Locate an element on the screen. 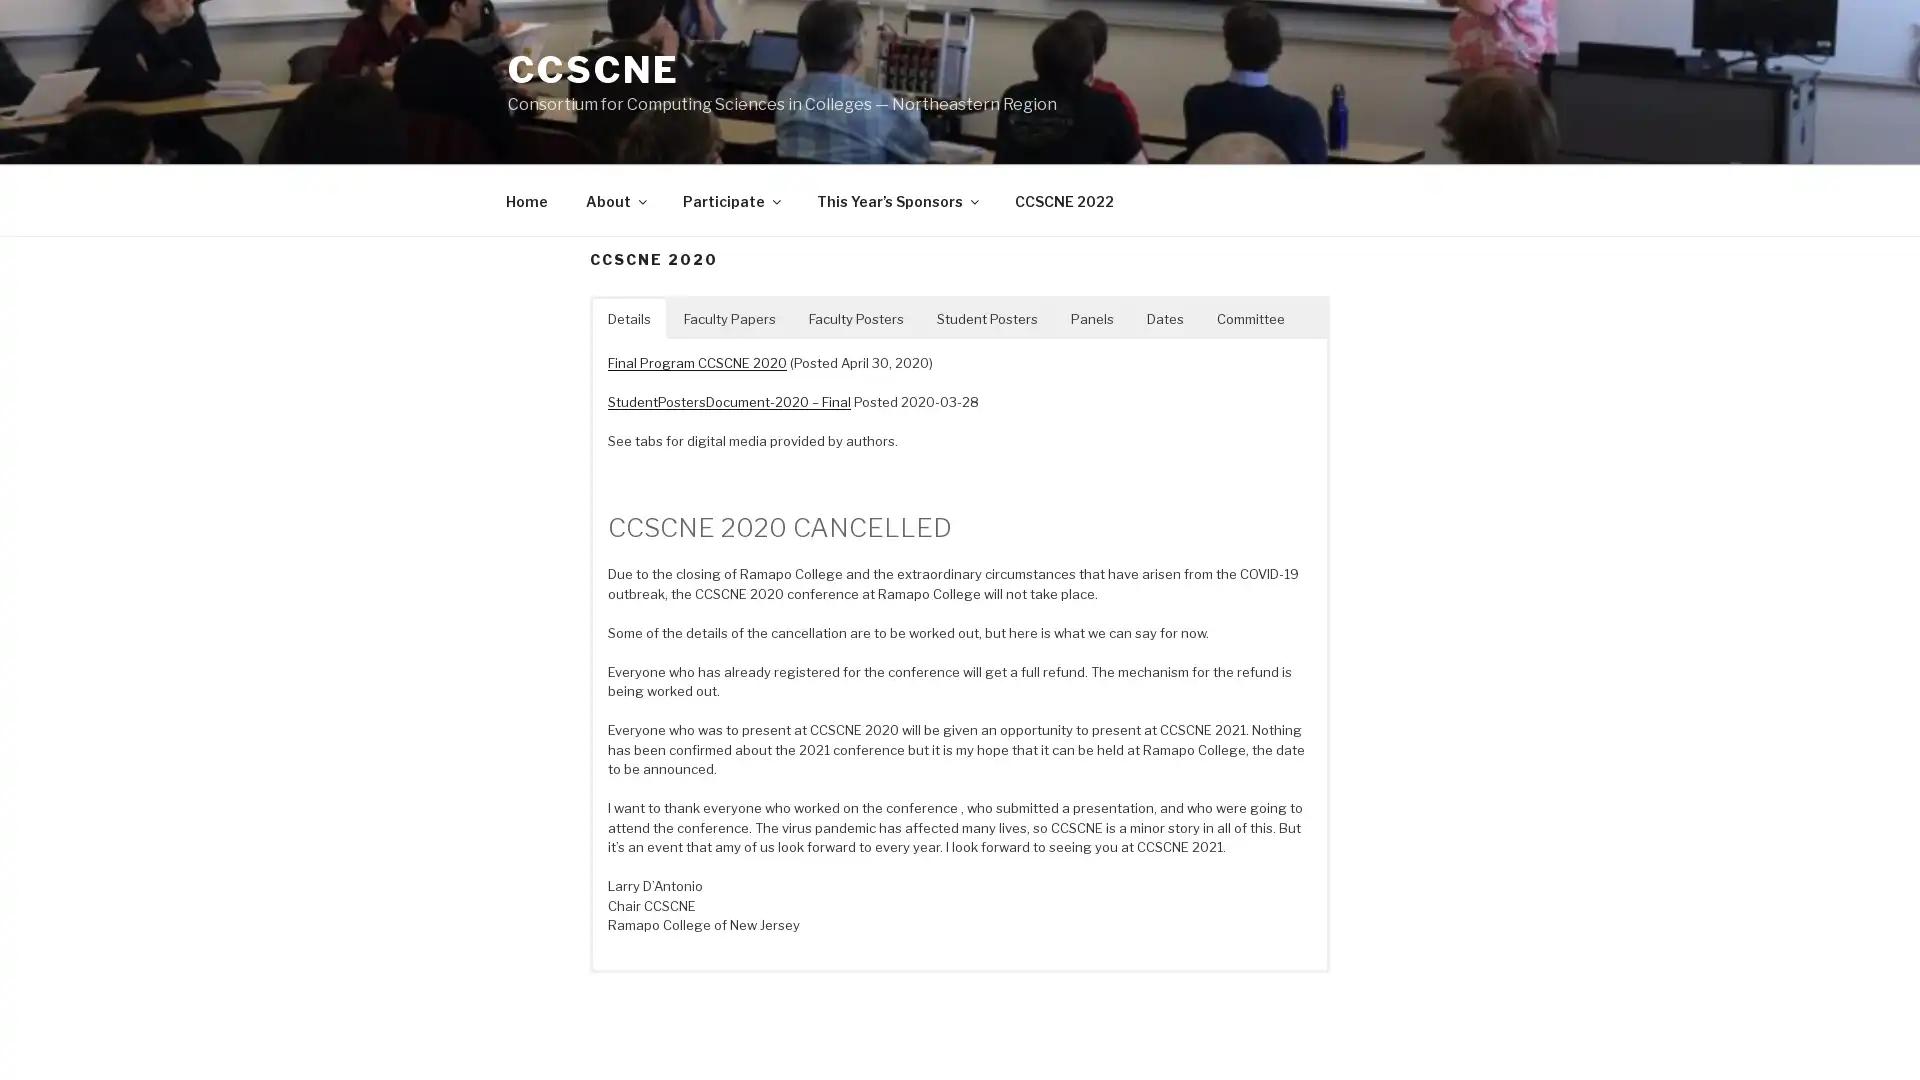 The height and width of the screenshot is (1080, 1920). Committee is located at coordinates (1250, 316).